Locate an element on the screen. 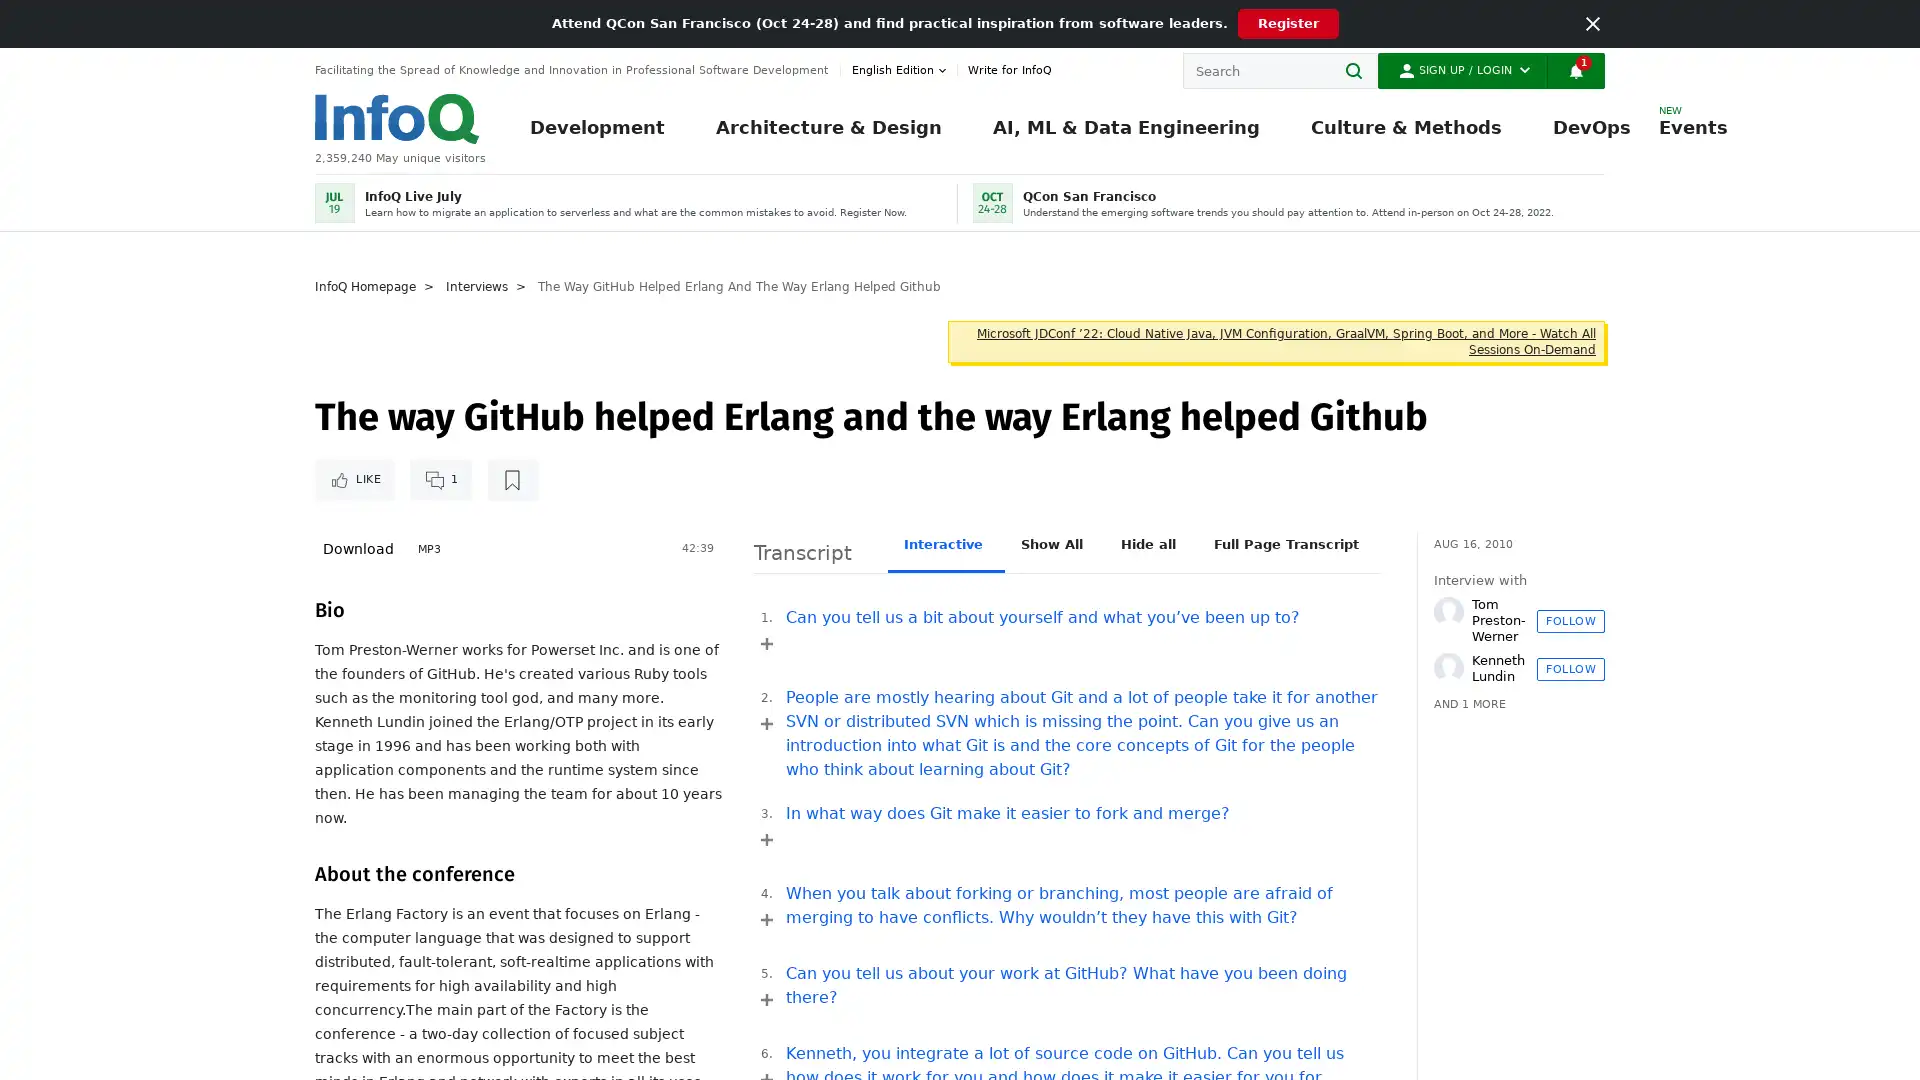 The height and width of the screenshot is (1080, 1920). Read later is located at coordinates (512, 479).